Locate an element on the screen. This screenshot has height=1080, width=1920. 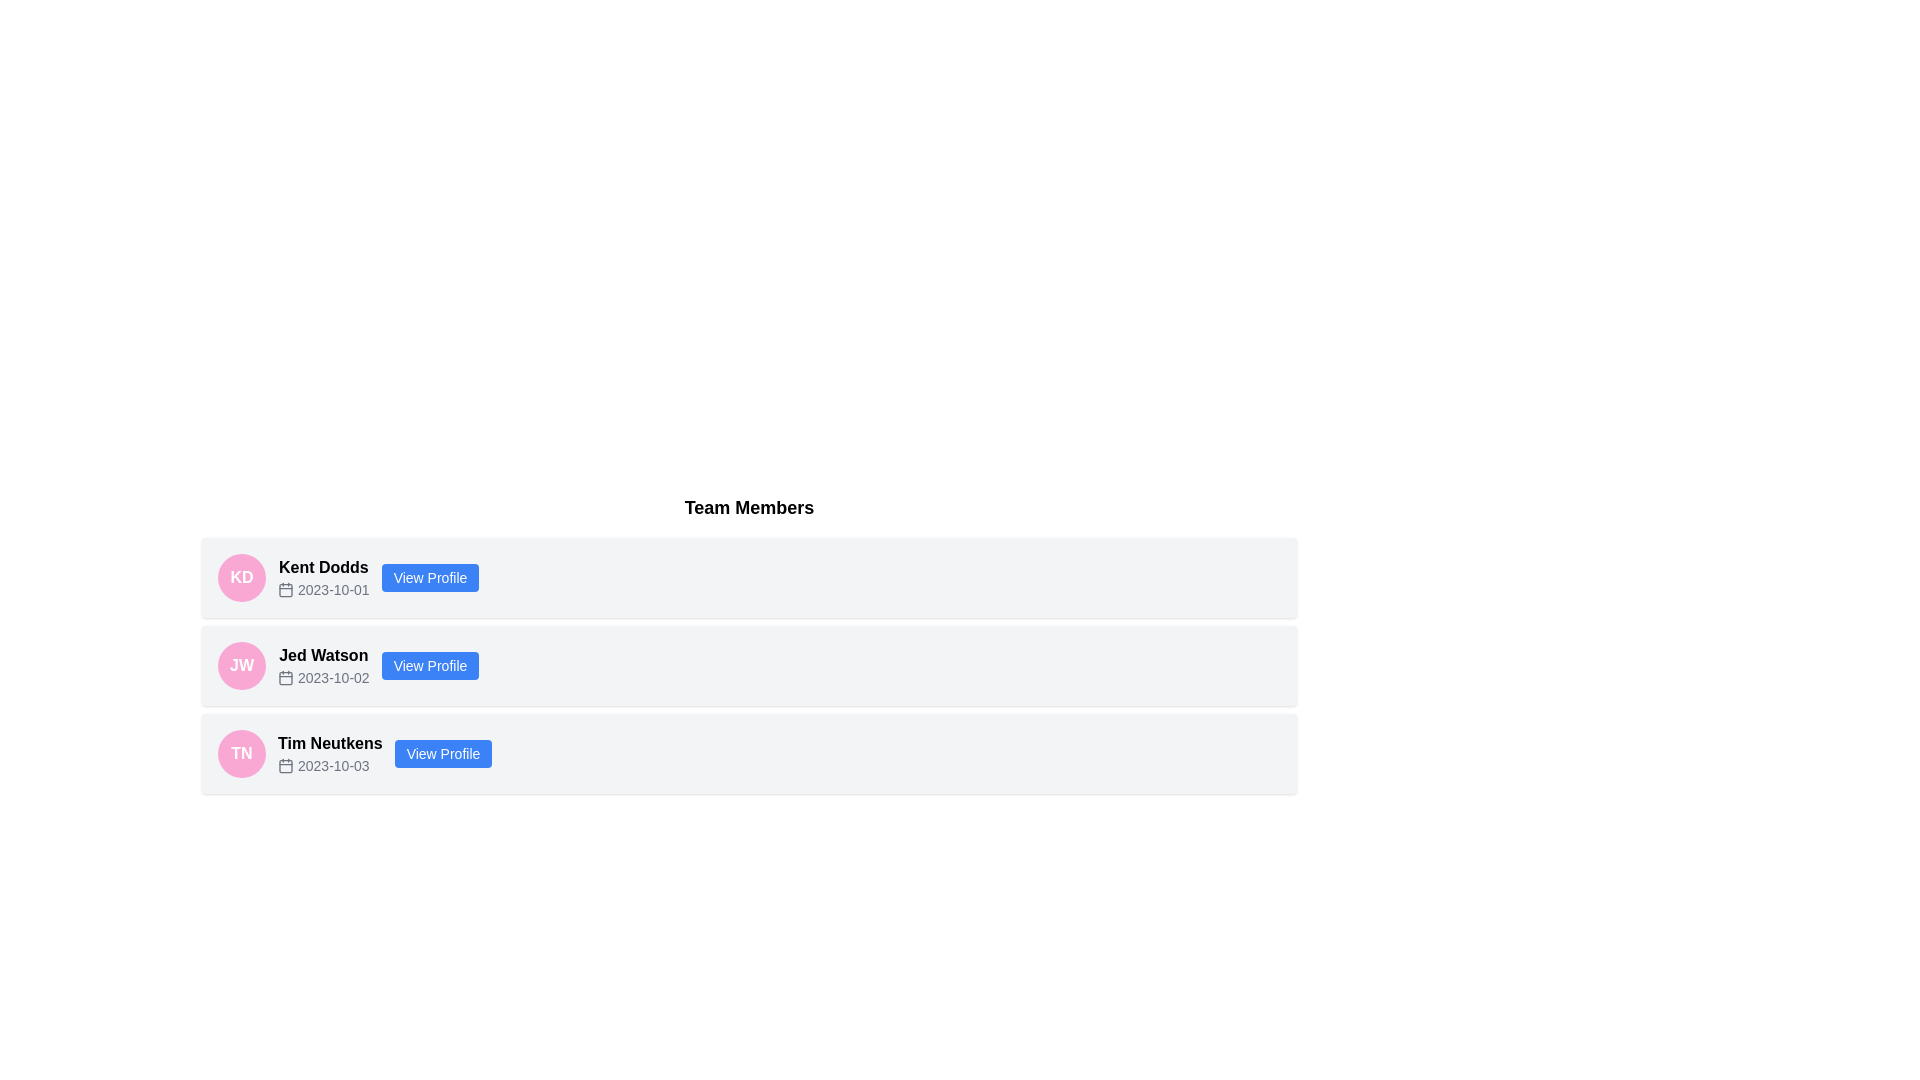
the text label identifying the name of the third team member in the list, positioned to the right of the circular icon is located at coordinates (330, 744).